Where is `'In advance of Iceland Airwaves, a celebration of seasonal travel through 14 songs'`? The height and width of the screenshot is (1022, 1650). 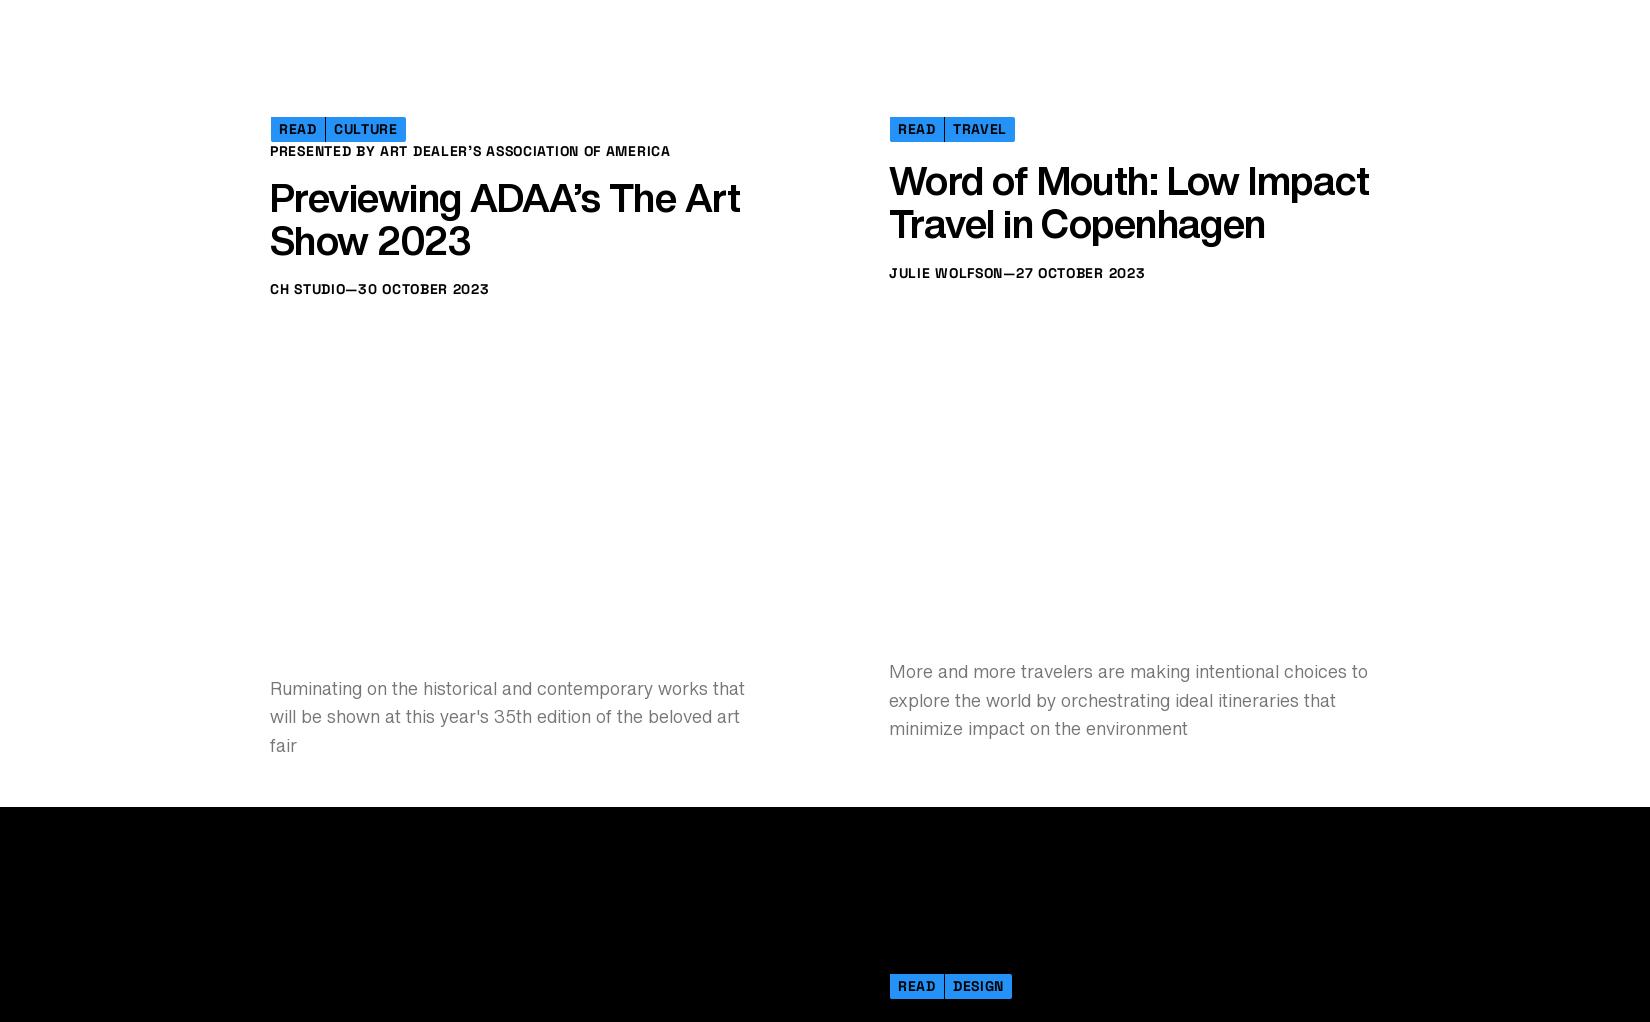
'In advance of Iceland Airwaves, a celebration of seasonal travel through 14 songs' is located at coordinates (525, 266).